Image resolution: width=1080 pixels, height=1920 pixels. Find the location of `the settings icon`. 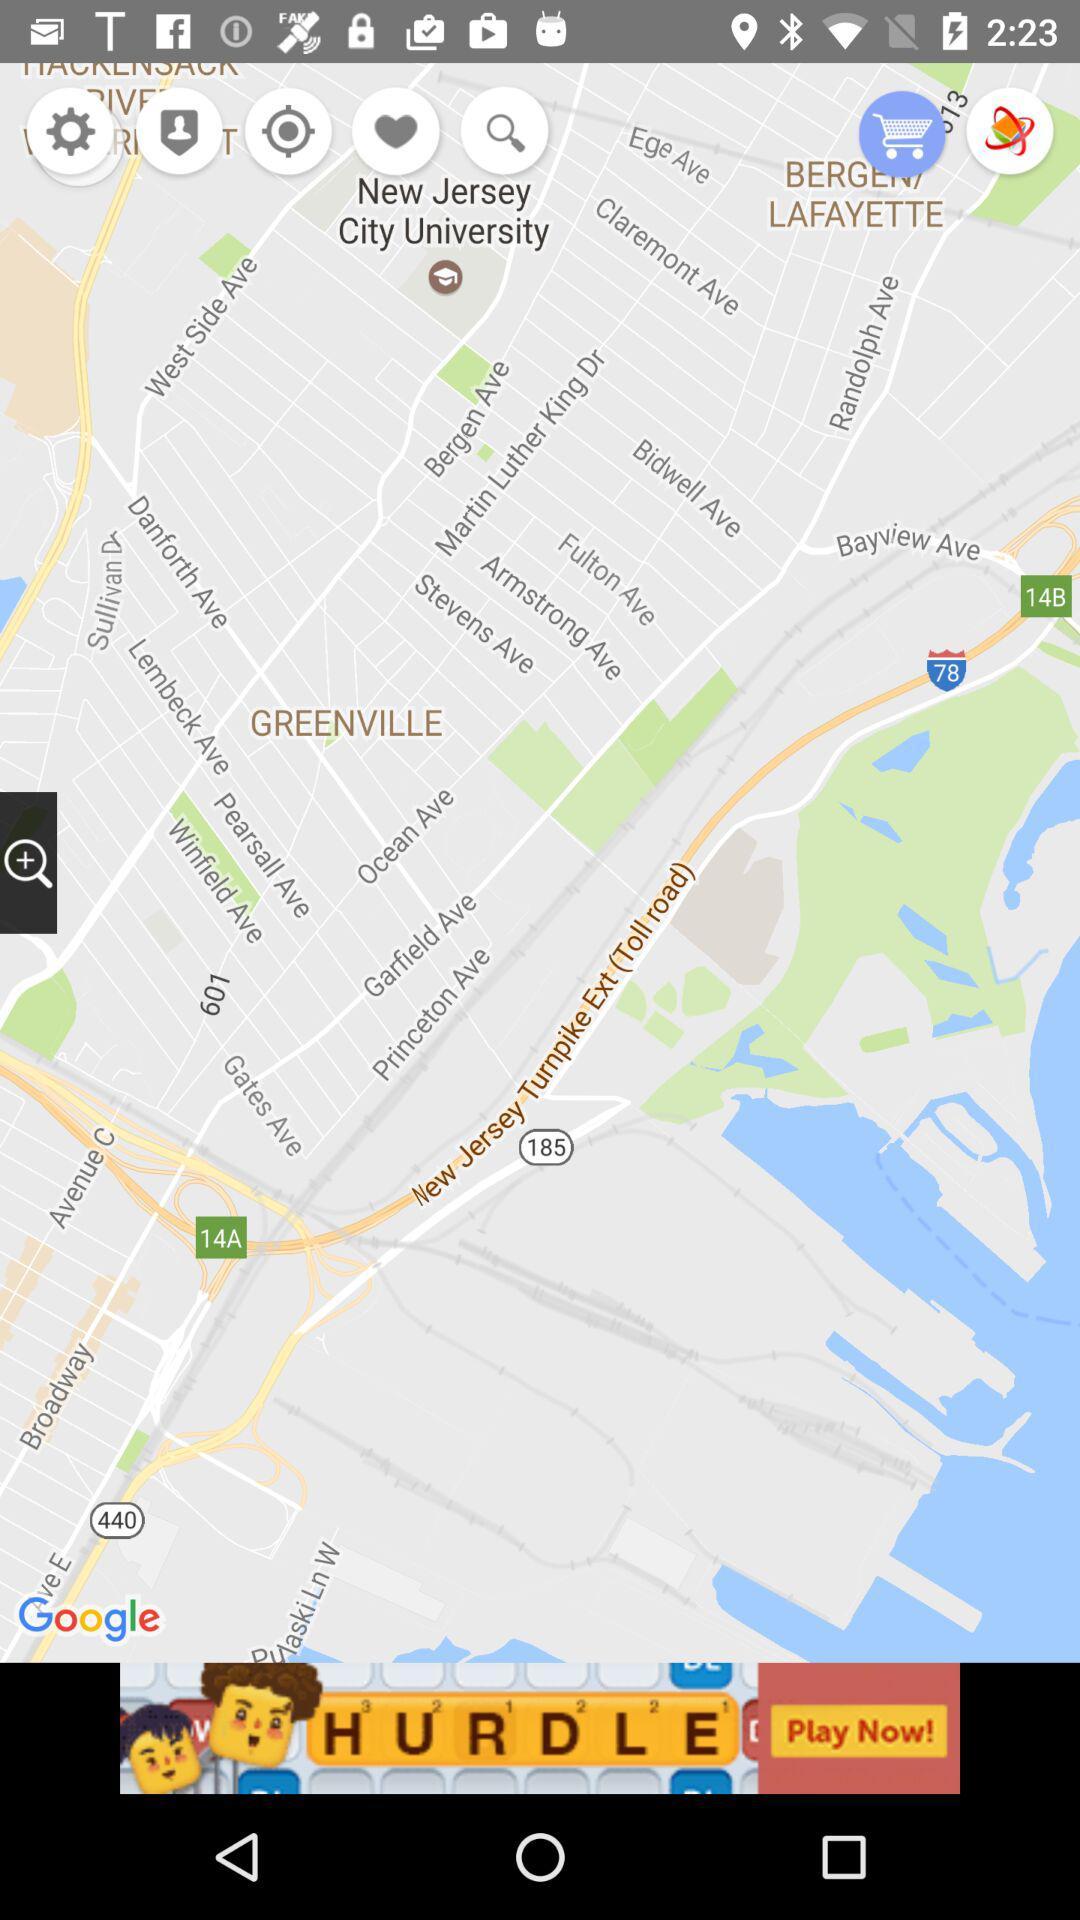

the settings icon is located at coordinates (69, 132).